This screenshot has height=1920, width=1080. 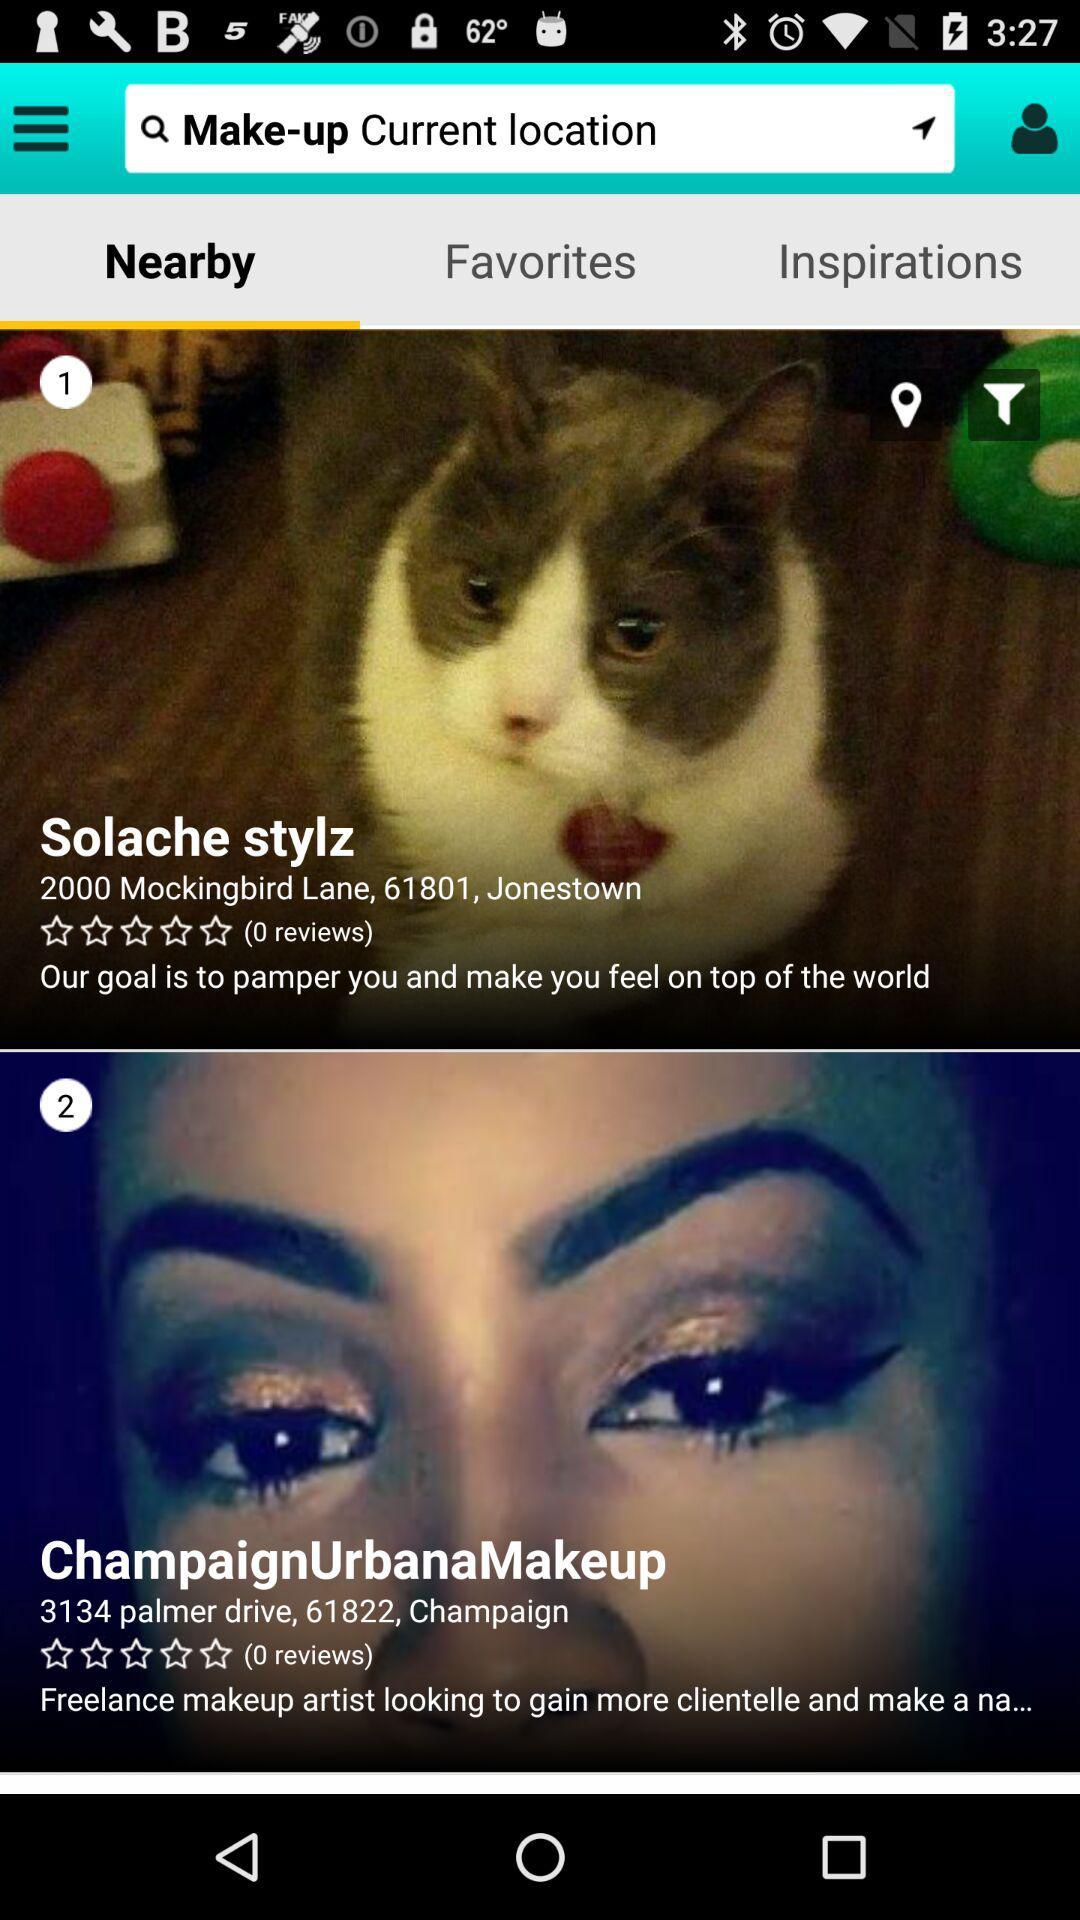 What do you see at coordinates (898, 258) in the screenshot?
I see `inspirations` at bounding box center [898, 258].